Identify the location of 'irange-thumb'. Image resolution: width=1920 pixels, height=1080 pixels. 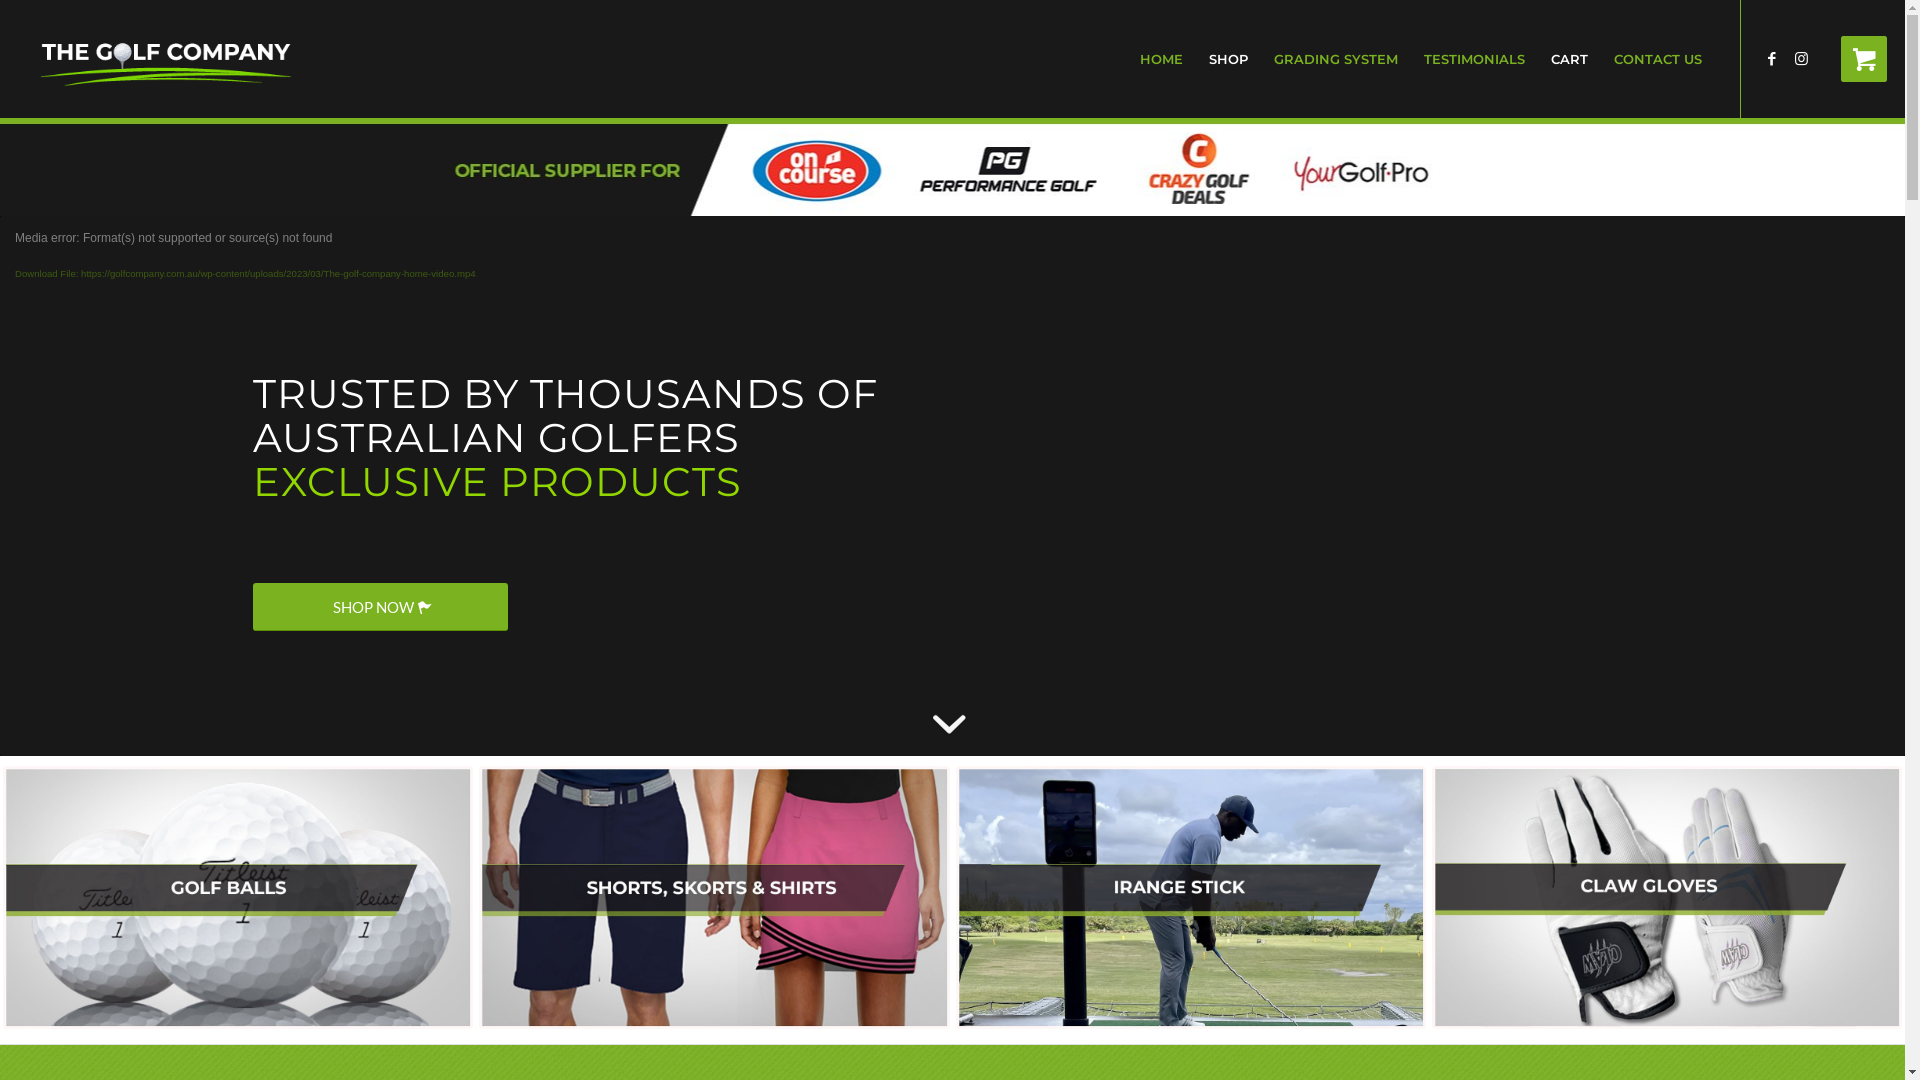
(1190, 896).